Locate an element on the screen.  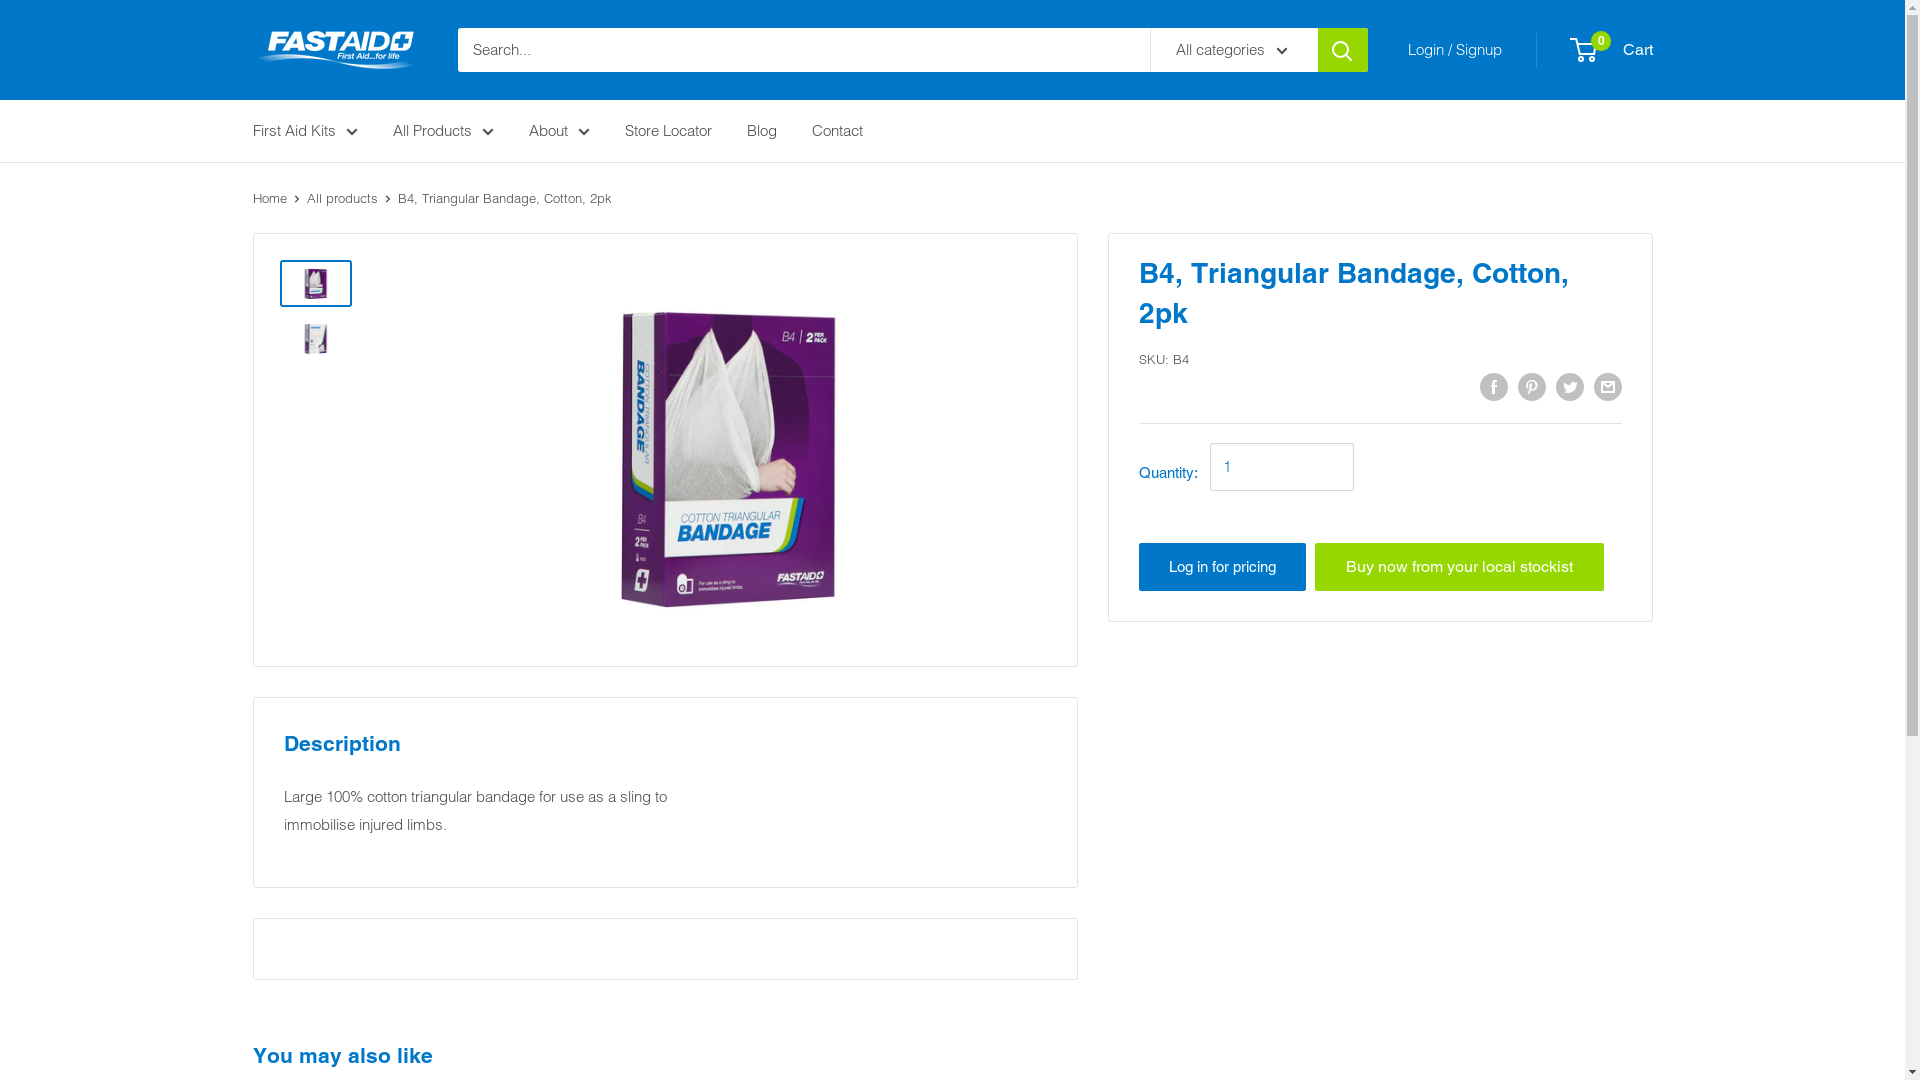
'Login / Signup' is located at coordinates (1454, 48).